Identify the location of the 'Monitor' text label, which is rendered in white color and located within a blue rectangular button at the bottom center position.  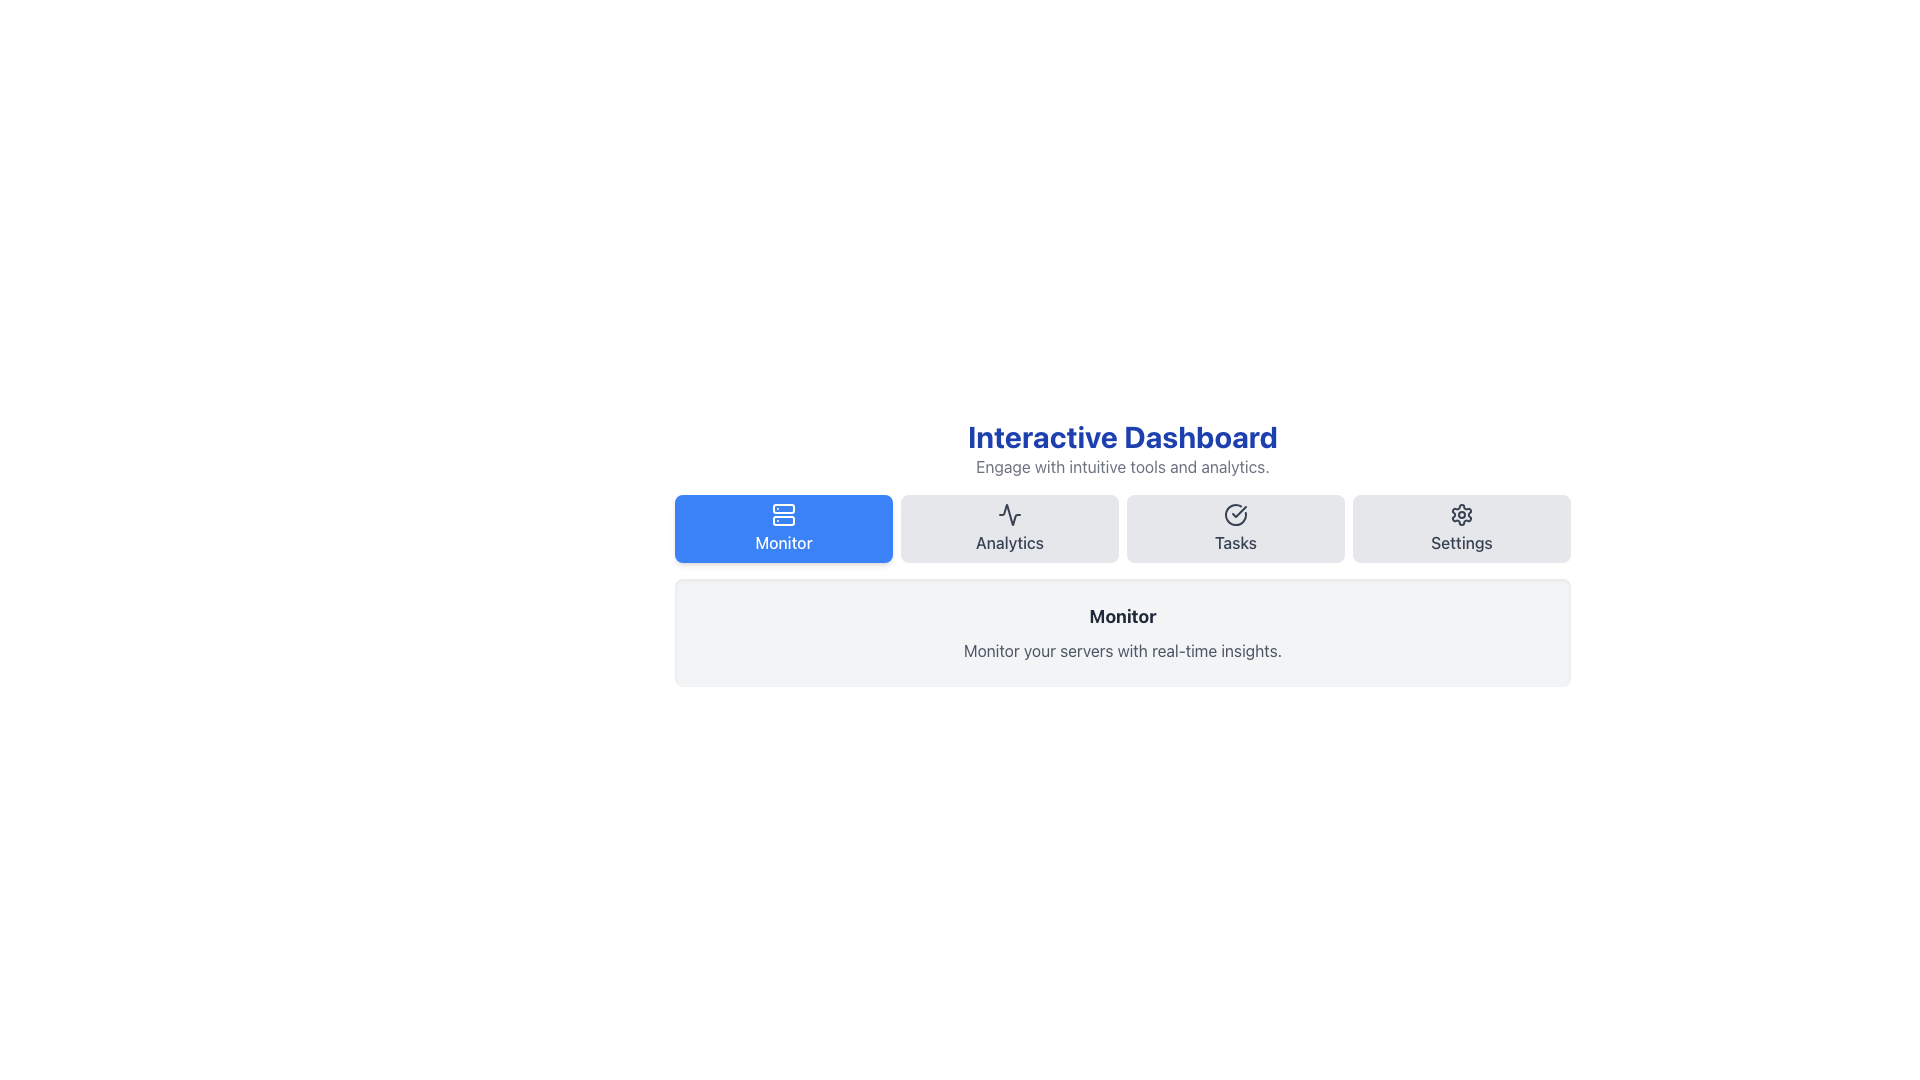
(782, 543).